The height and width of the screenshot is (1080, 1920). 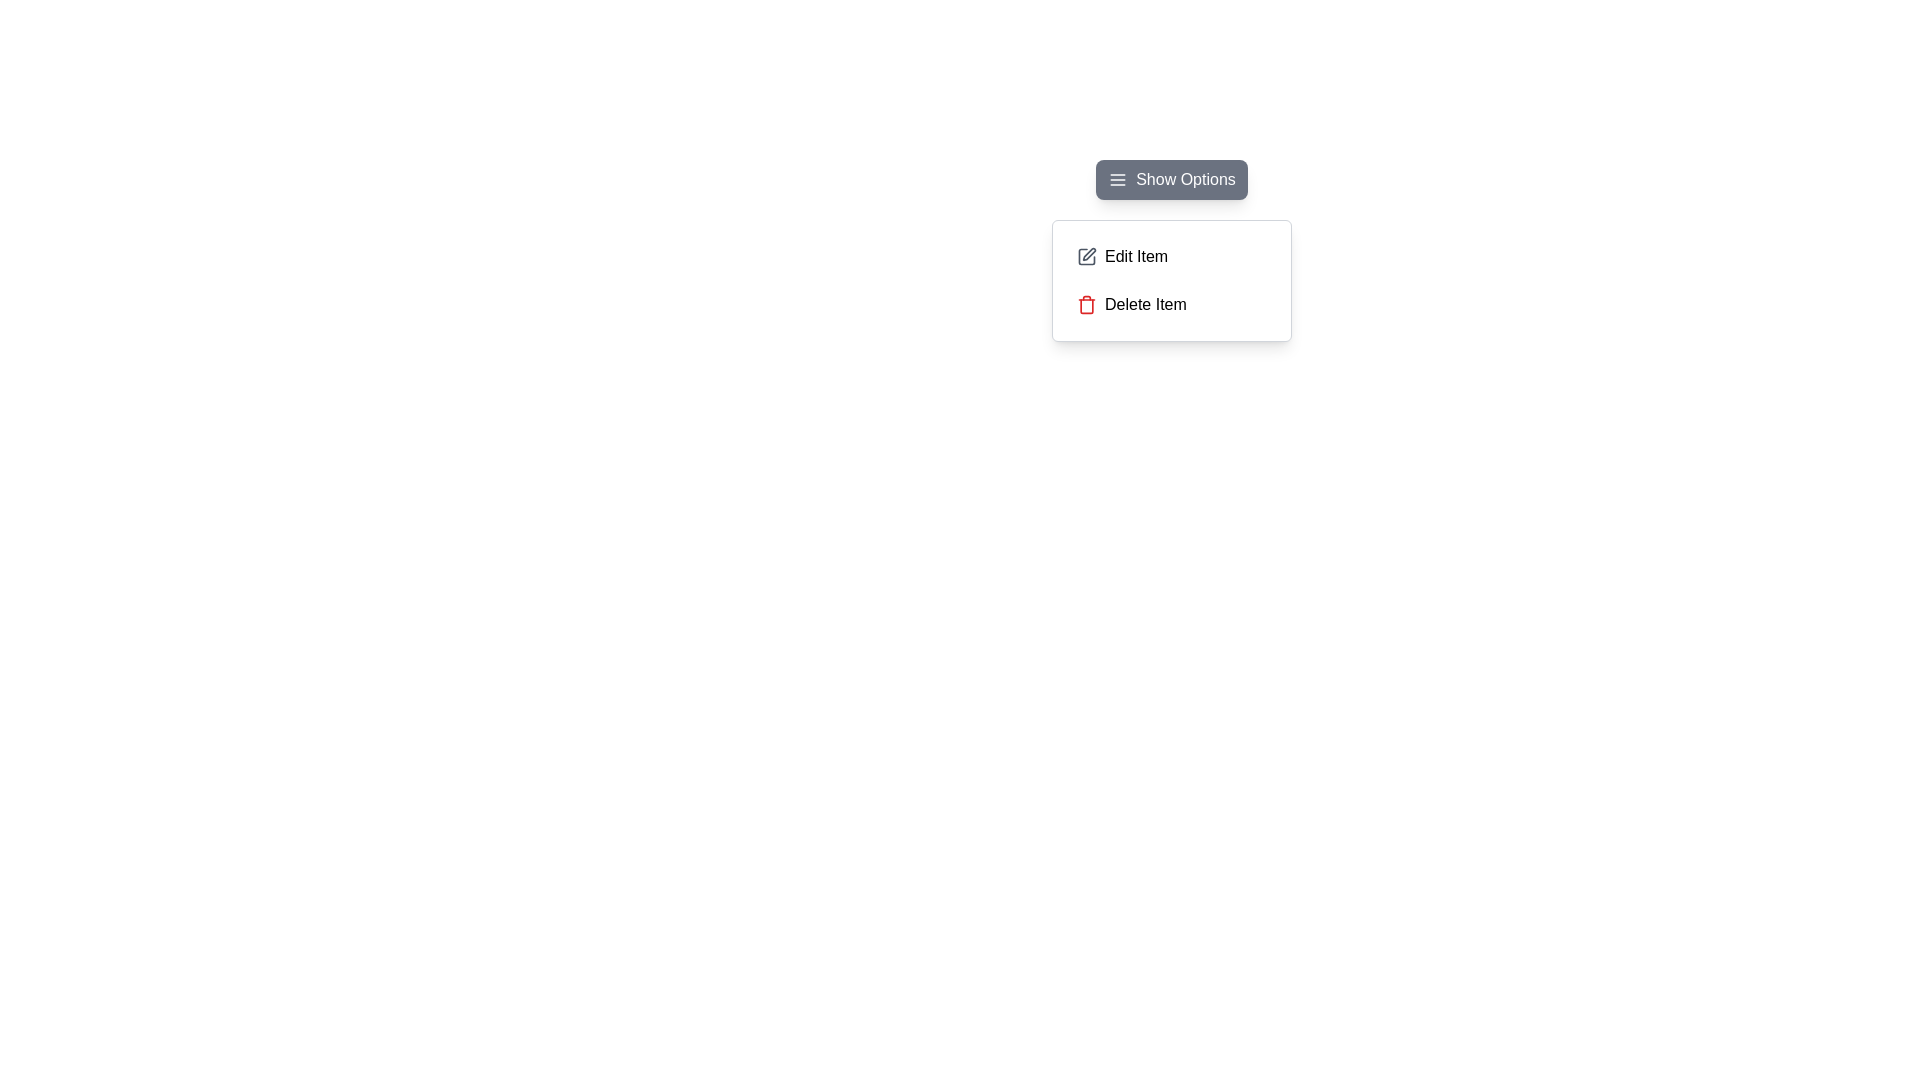 What do you see at coordinates (1171, 281) in the screenshot?
I see `the panel with menu options containing 'Edit Item' and 'Delete Item'` at bounding box center [1171, 281].